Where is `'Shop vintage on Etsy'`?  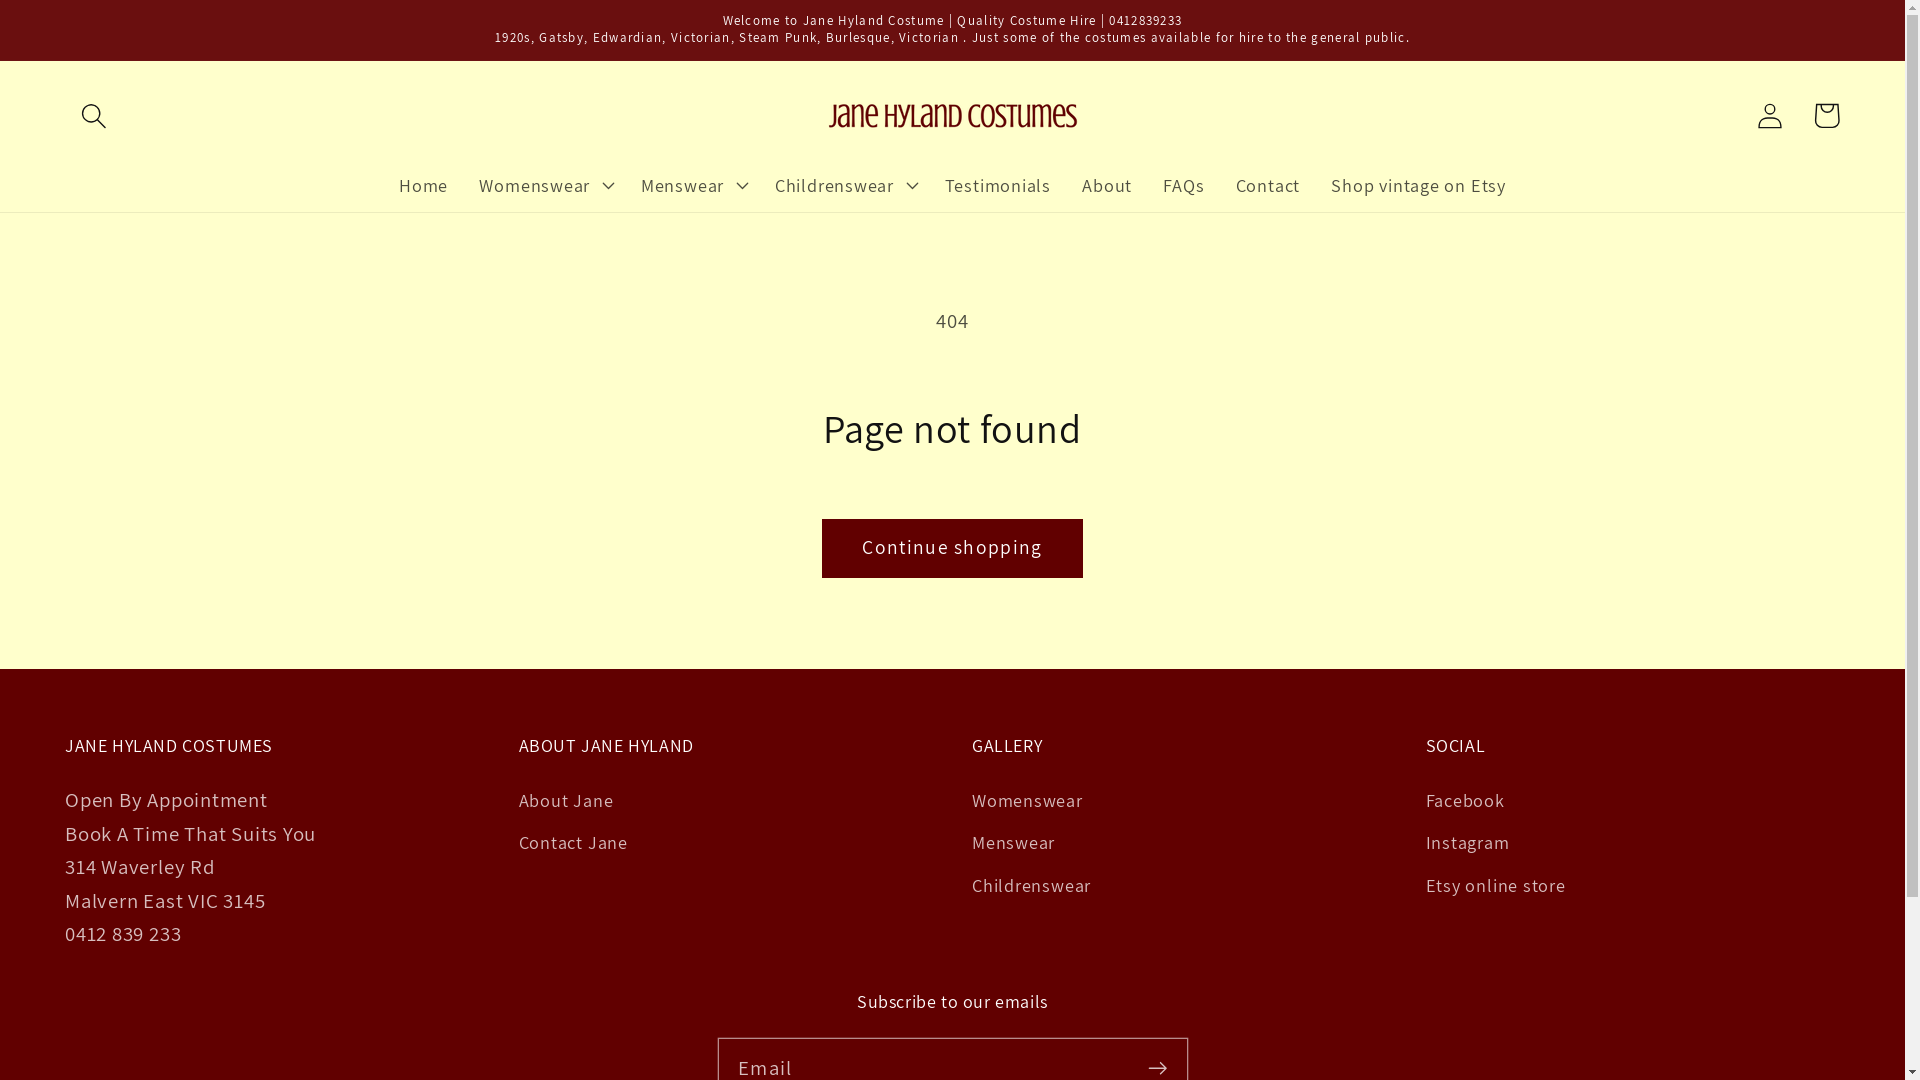
'Shop vintage on Etsy' is located at coordinates (1315, 185).